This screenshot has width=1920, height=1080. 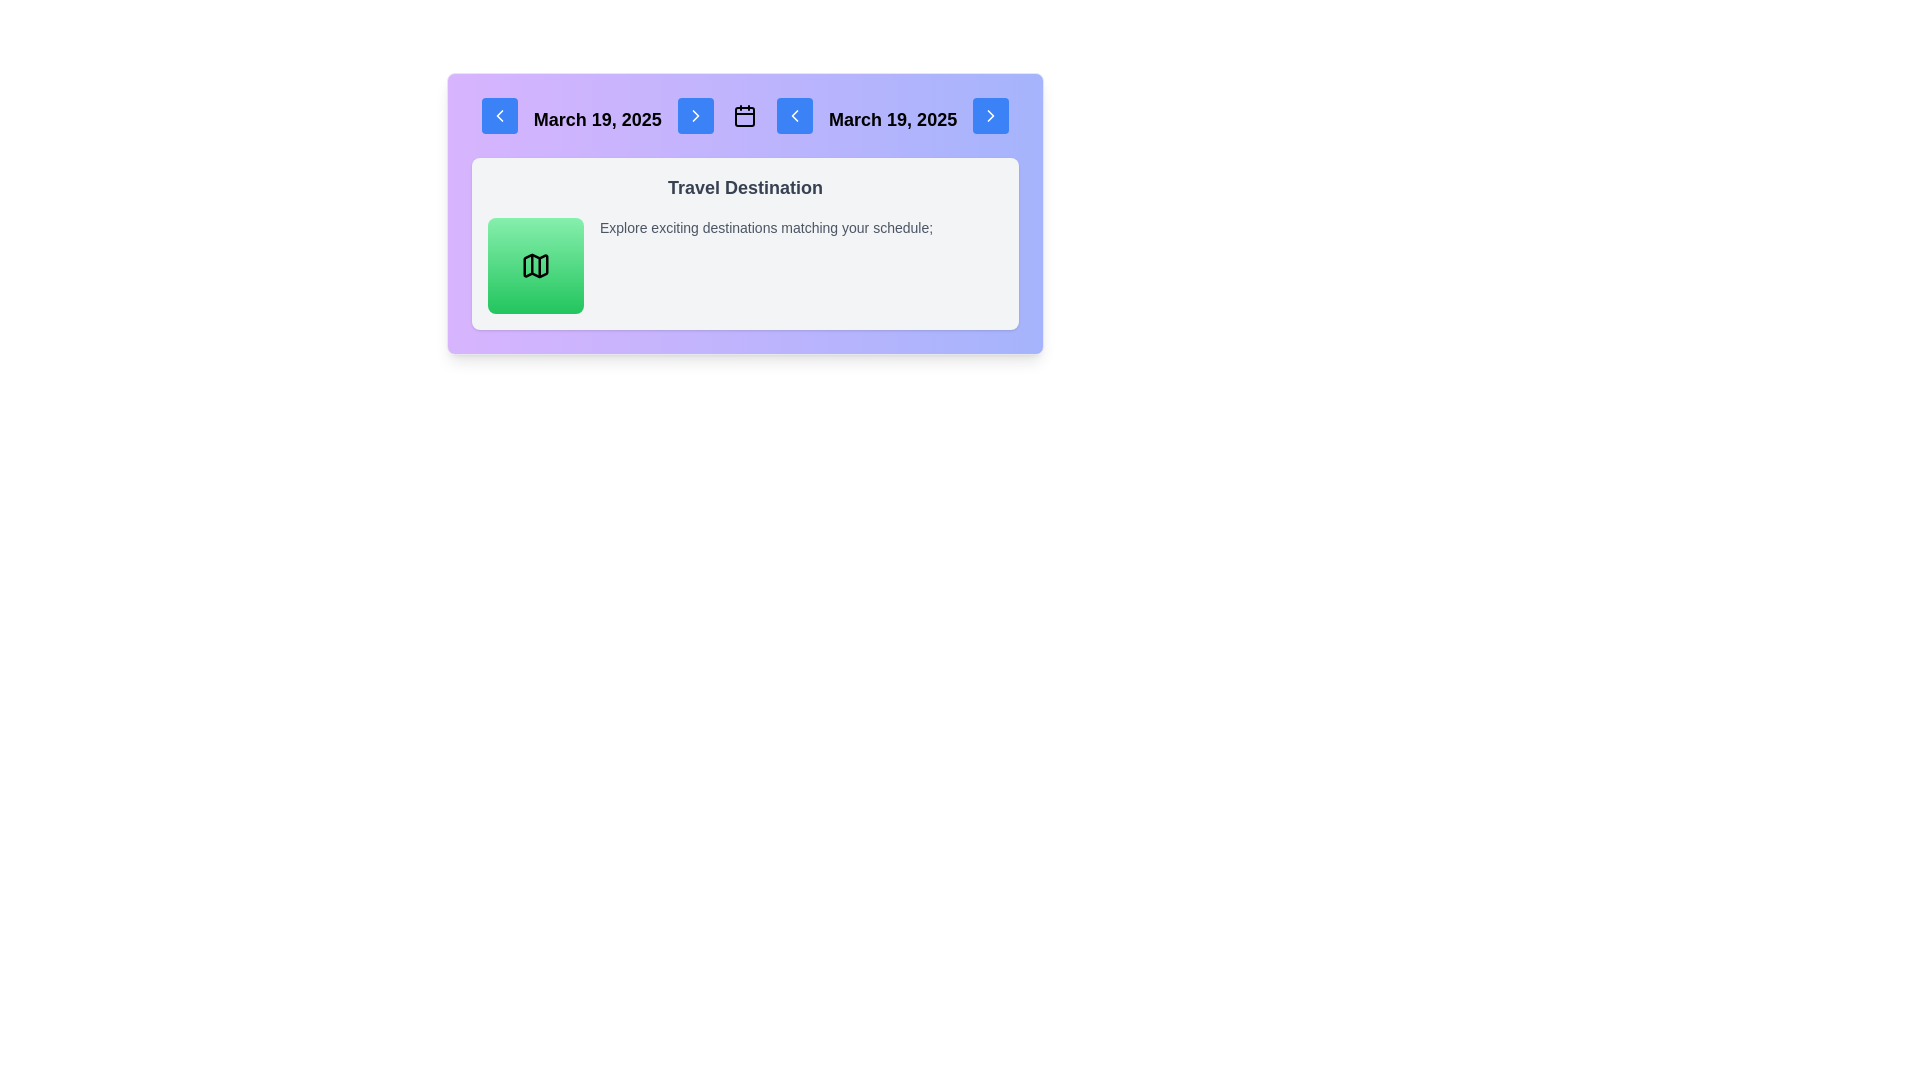 What do you see at coordinates (744, 116) in the screenshot?
I see `the decorative component within the SVG-based calendar icon located at the top center section of the UI, between the date texts 'March 19, 2025'` at bounding box center [744, 116].